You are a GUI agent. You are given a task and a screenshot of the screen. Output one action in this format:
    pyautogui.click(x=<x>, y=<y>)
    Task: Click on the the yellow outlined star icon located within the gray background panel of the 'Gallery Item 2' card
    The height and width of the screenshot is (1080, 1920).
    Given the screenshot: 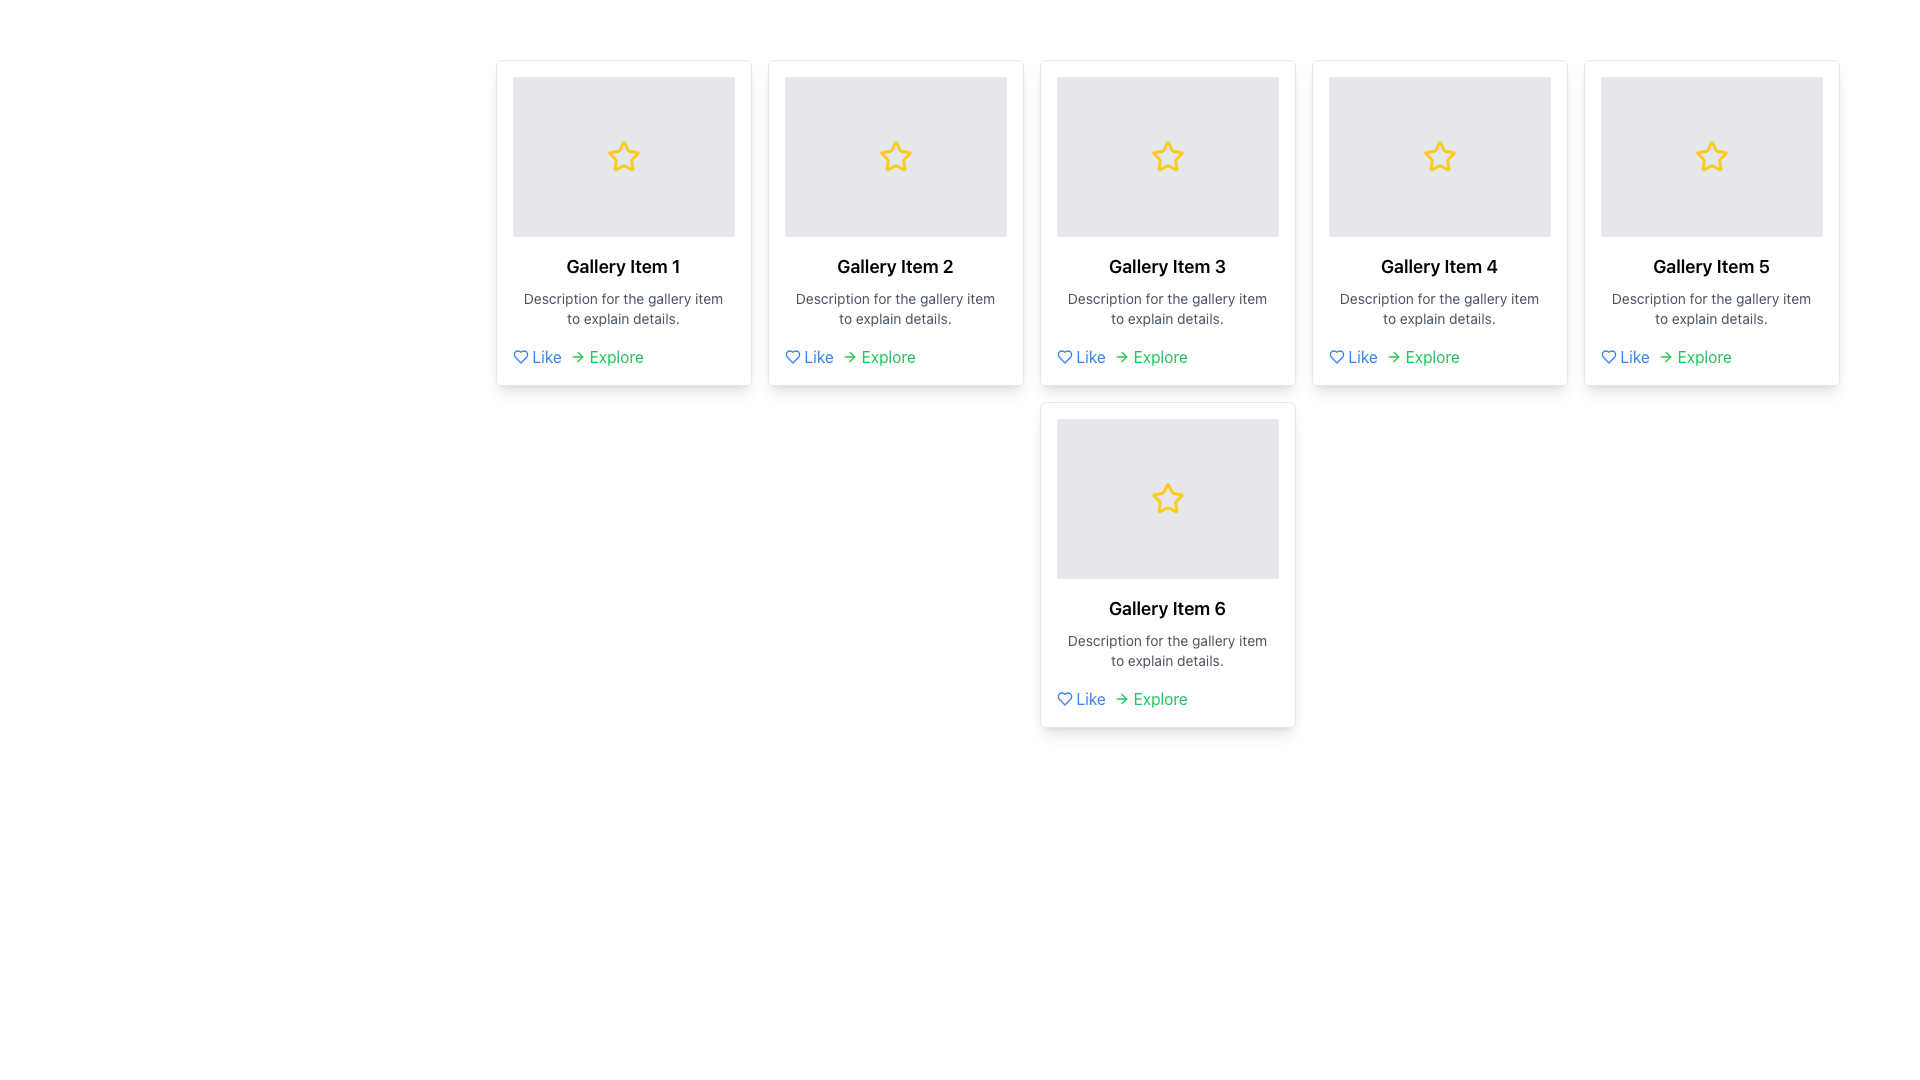 What is the action you would take?
    pyautogui.click(x=894, y=156)
    